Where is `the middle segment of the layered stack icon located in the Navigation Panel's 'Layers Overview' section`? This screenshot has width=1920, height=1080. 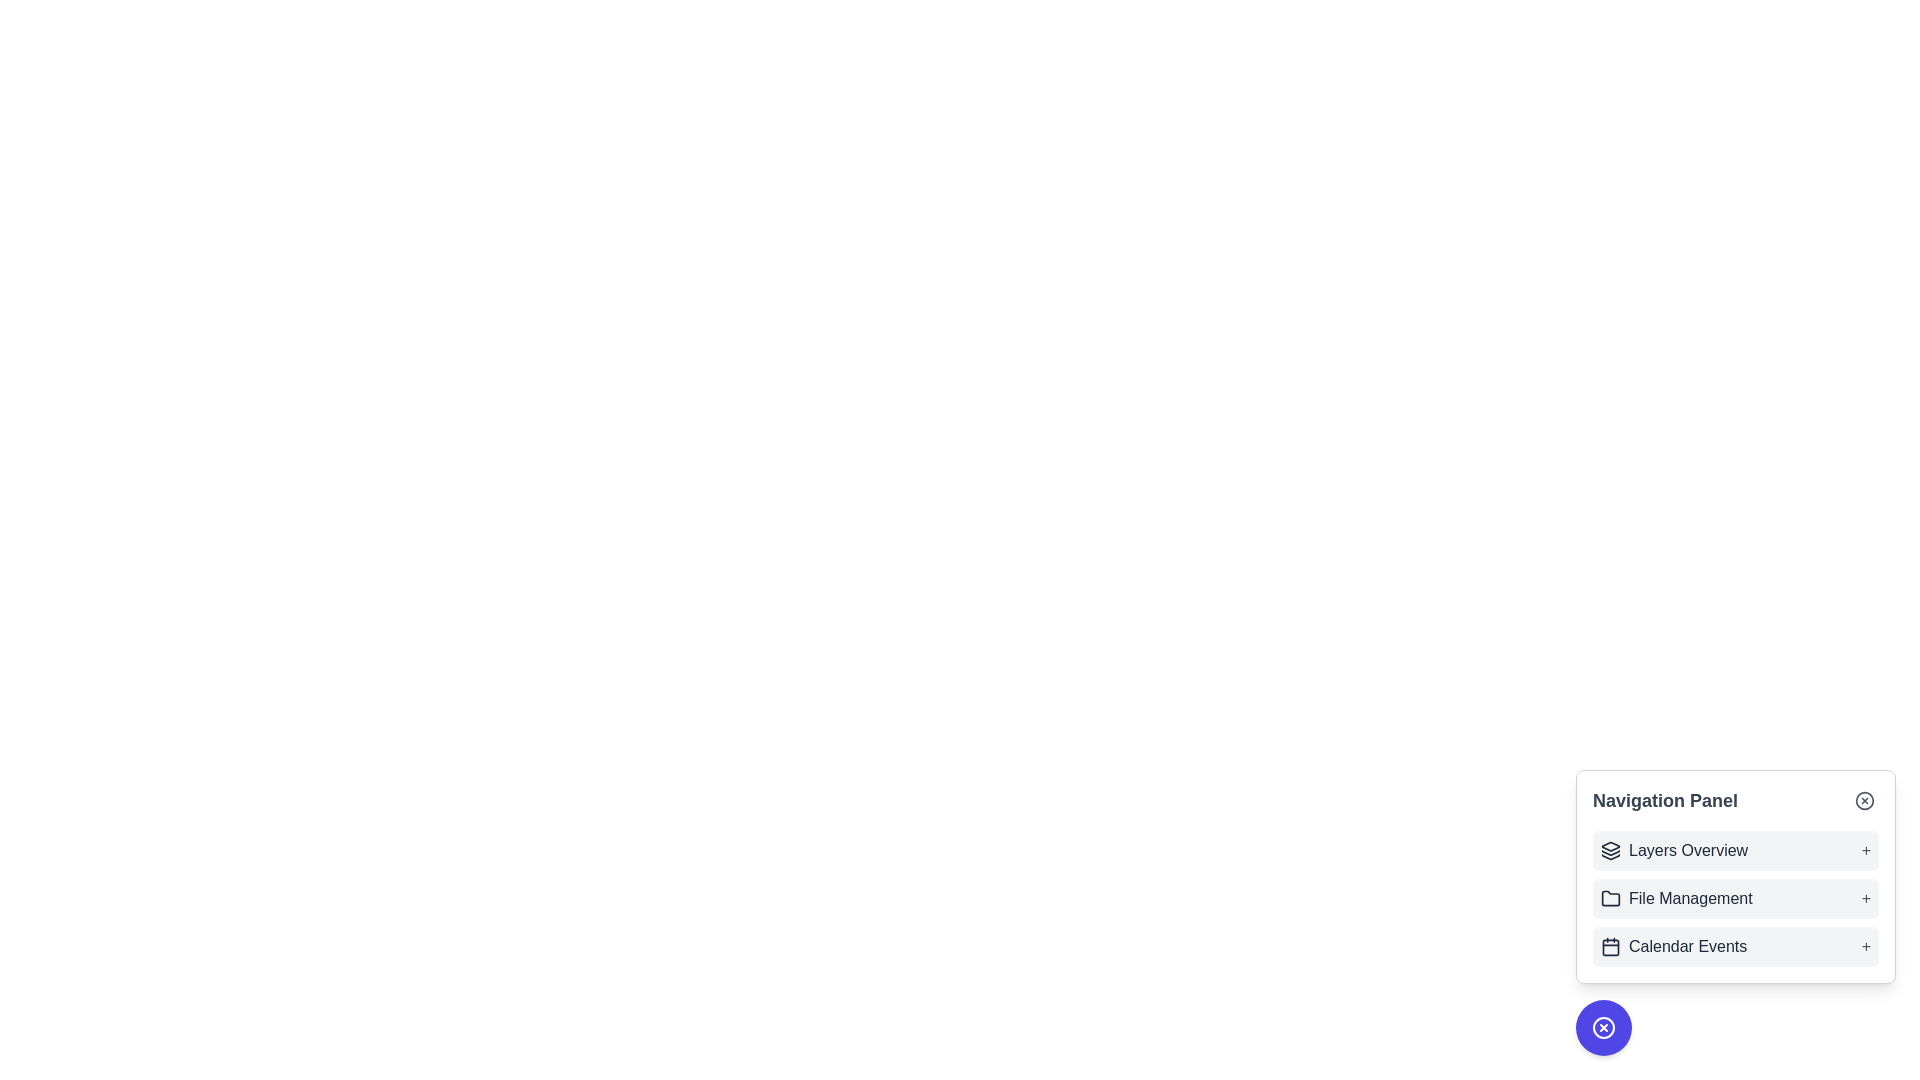 the middle segment of the layered stack icon located in the Navigation Panel's 'Layers Overview' section is located at coordinates (1611, 852).